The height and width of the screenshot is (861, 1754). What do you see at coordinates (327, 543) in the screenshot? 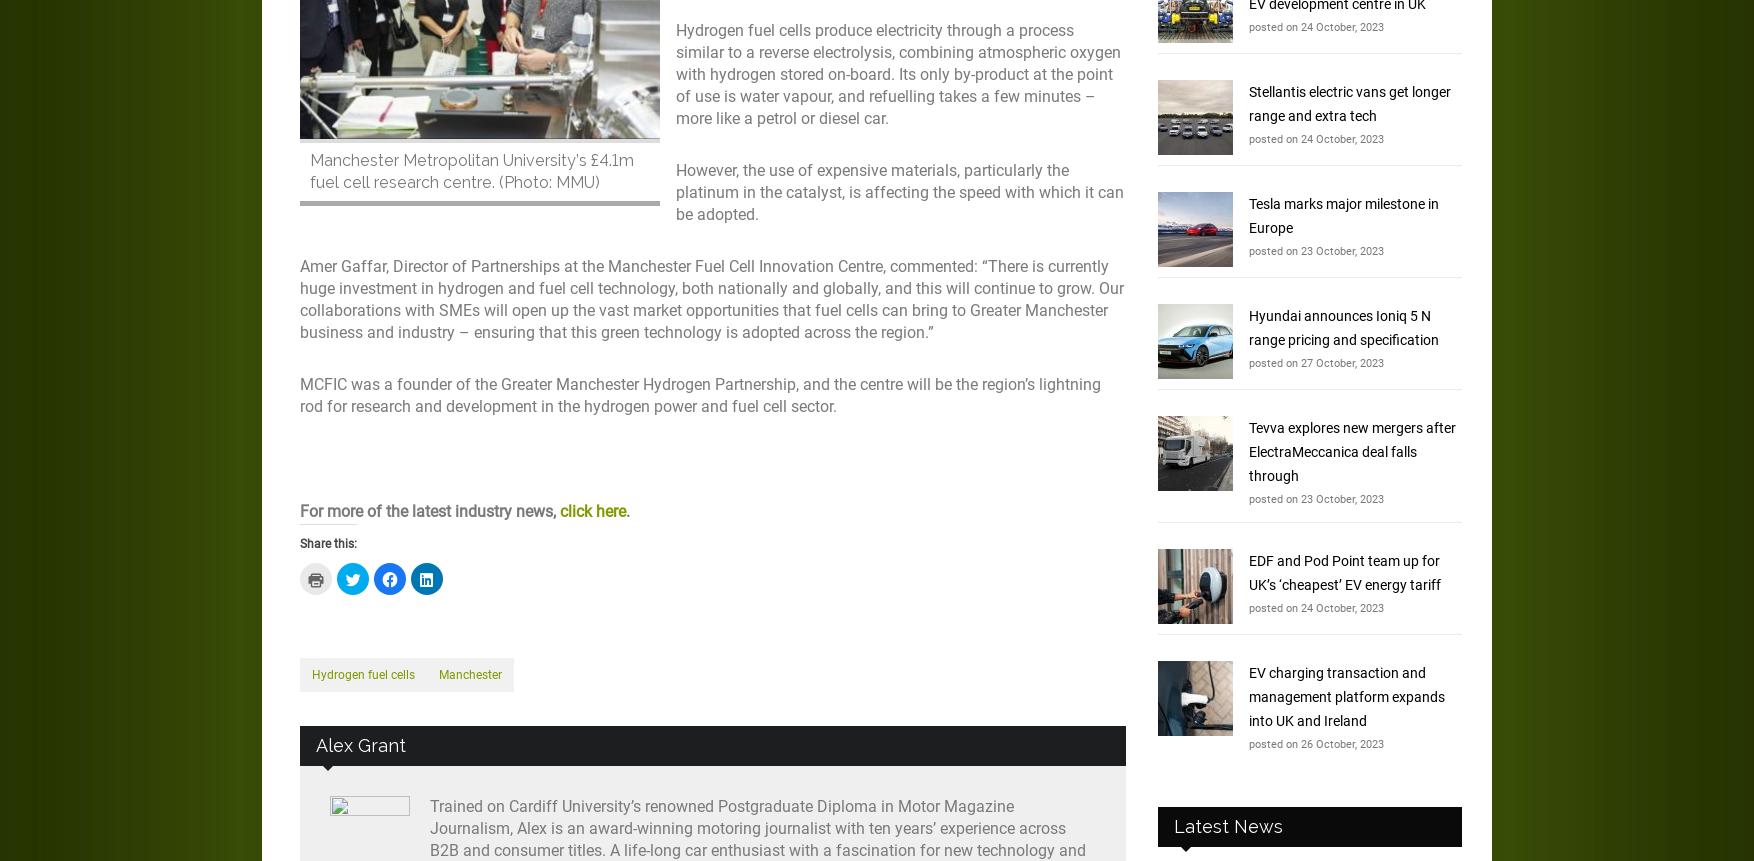
I see `'Share this:'` at bounding box center [327, 543].